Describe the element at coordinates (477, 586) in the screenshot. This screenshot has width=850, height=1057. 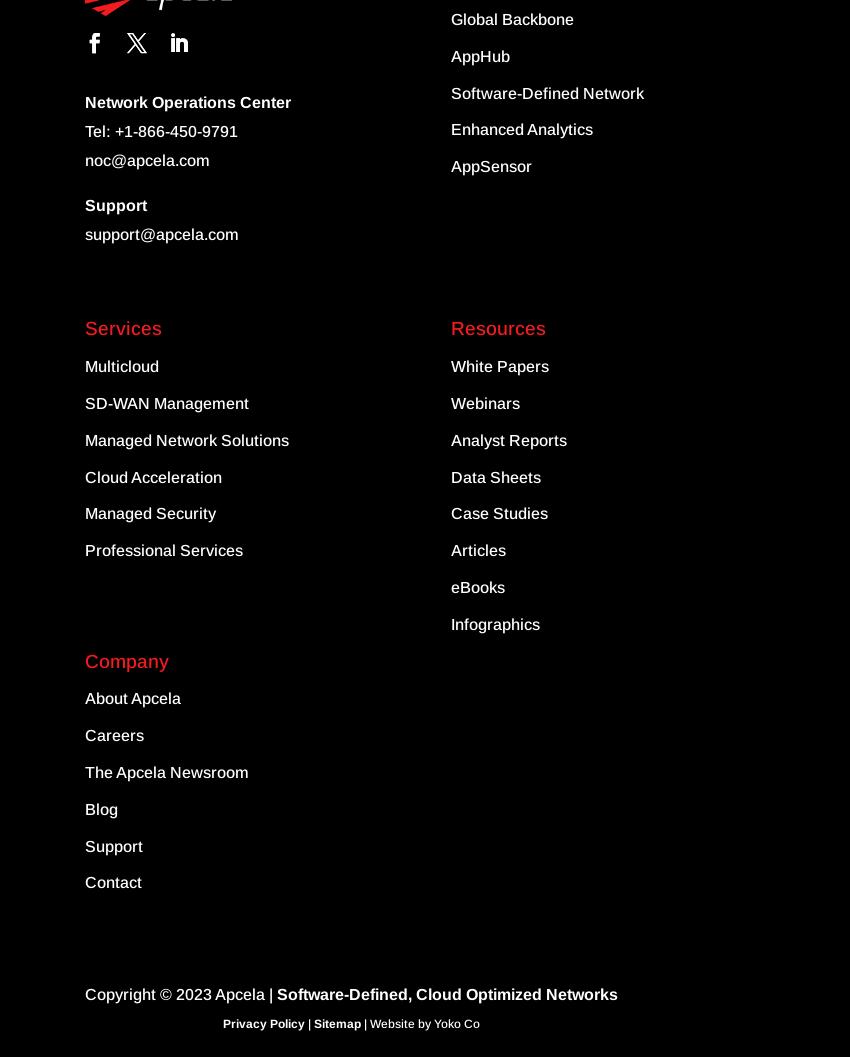
I see `'eBooks'` at that location.